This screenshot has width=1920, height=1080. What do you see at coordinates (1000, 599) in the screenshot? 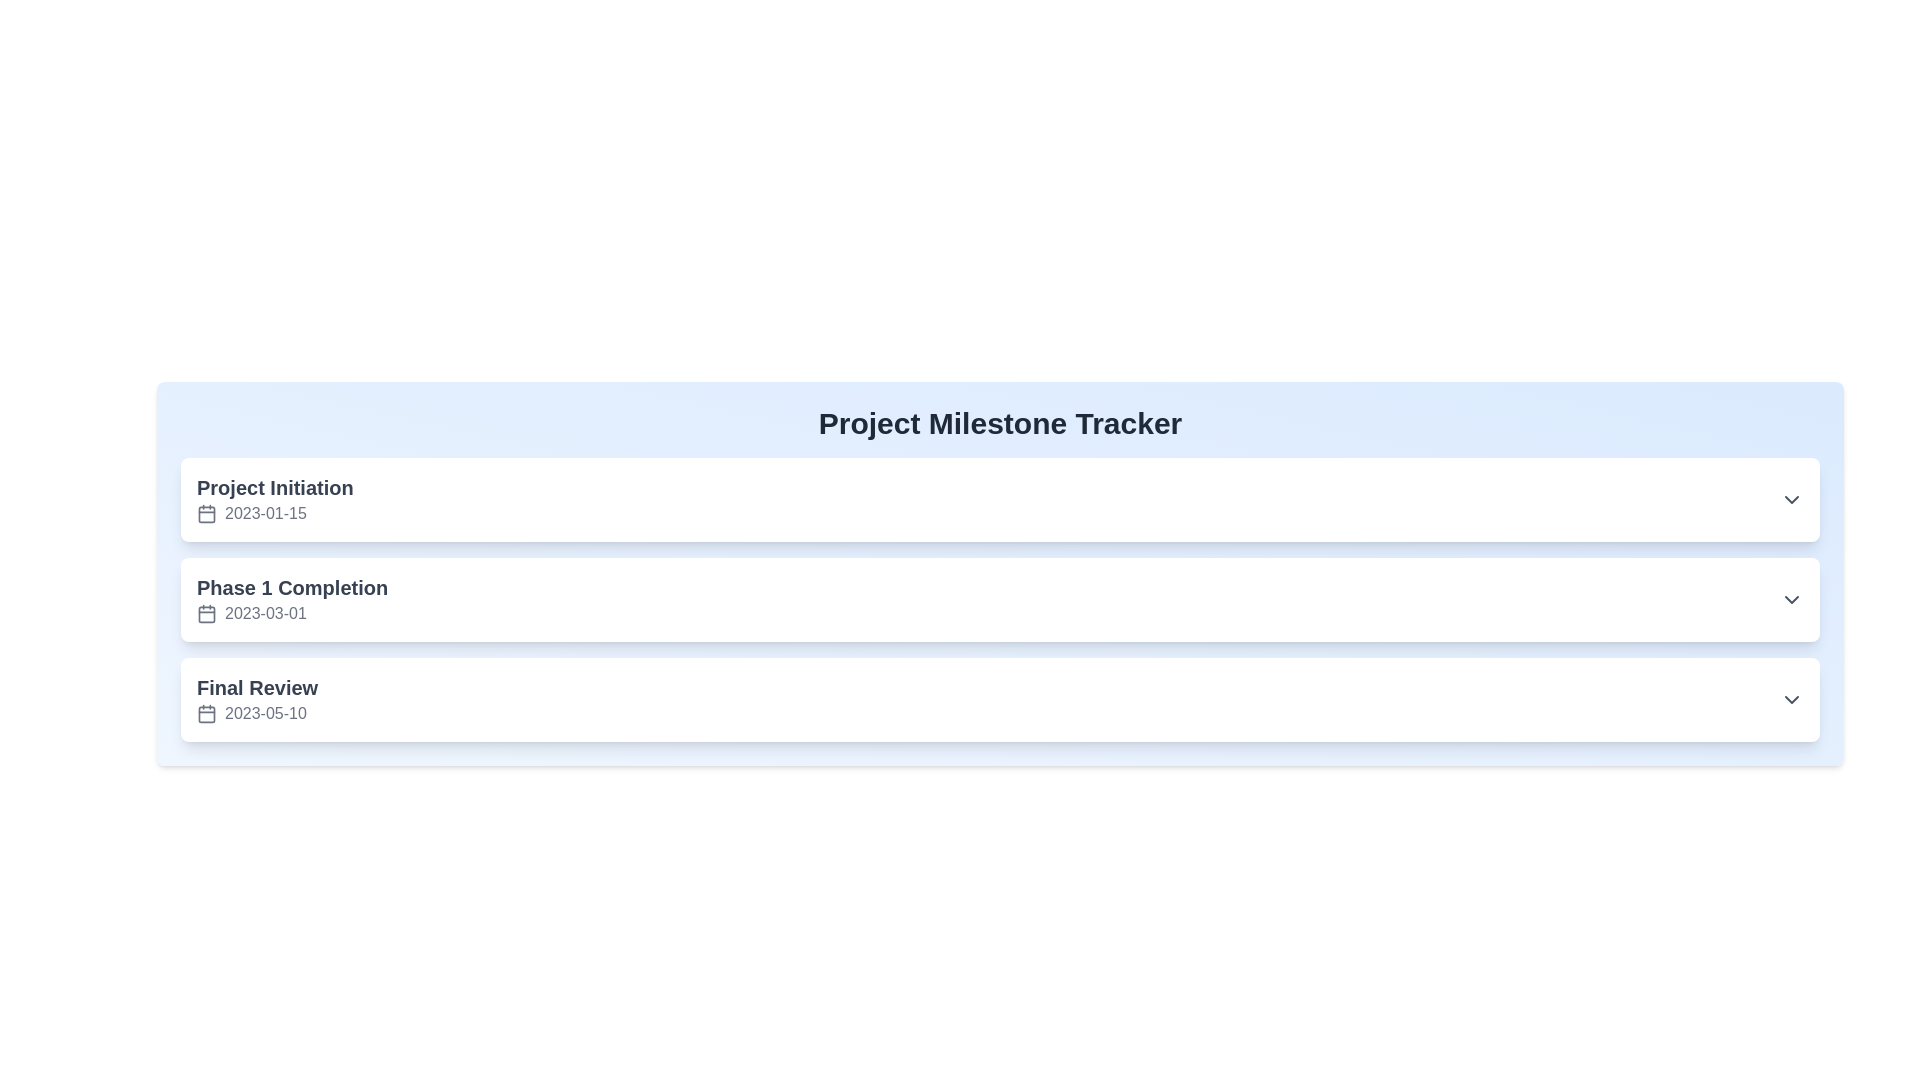
I see `the second list item in the project tracker, which displays the milestone phase name and completion date` at bounding box center [1000, 599].